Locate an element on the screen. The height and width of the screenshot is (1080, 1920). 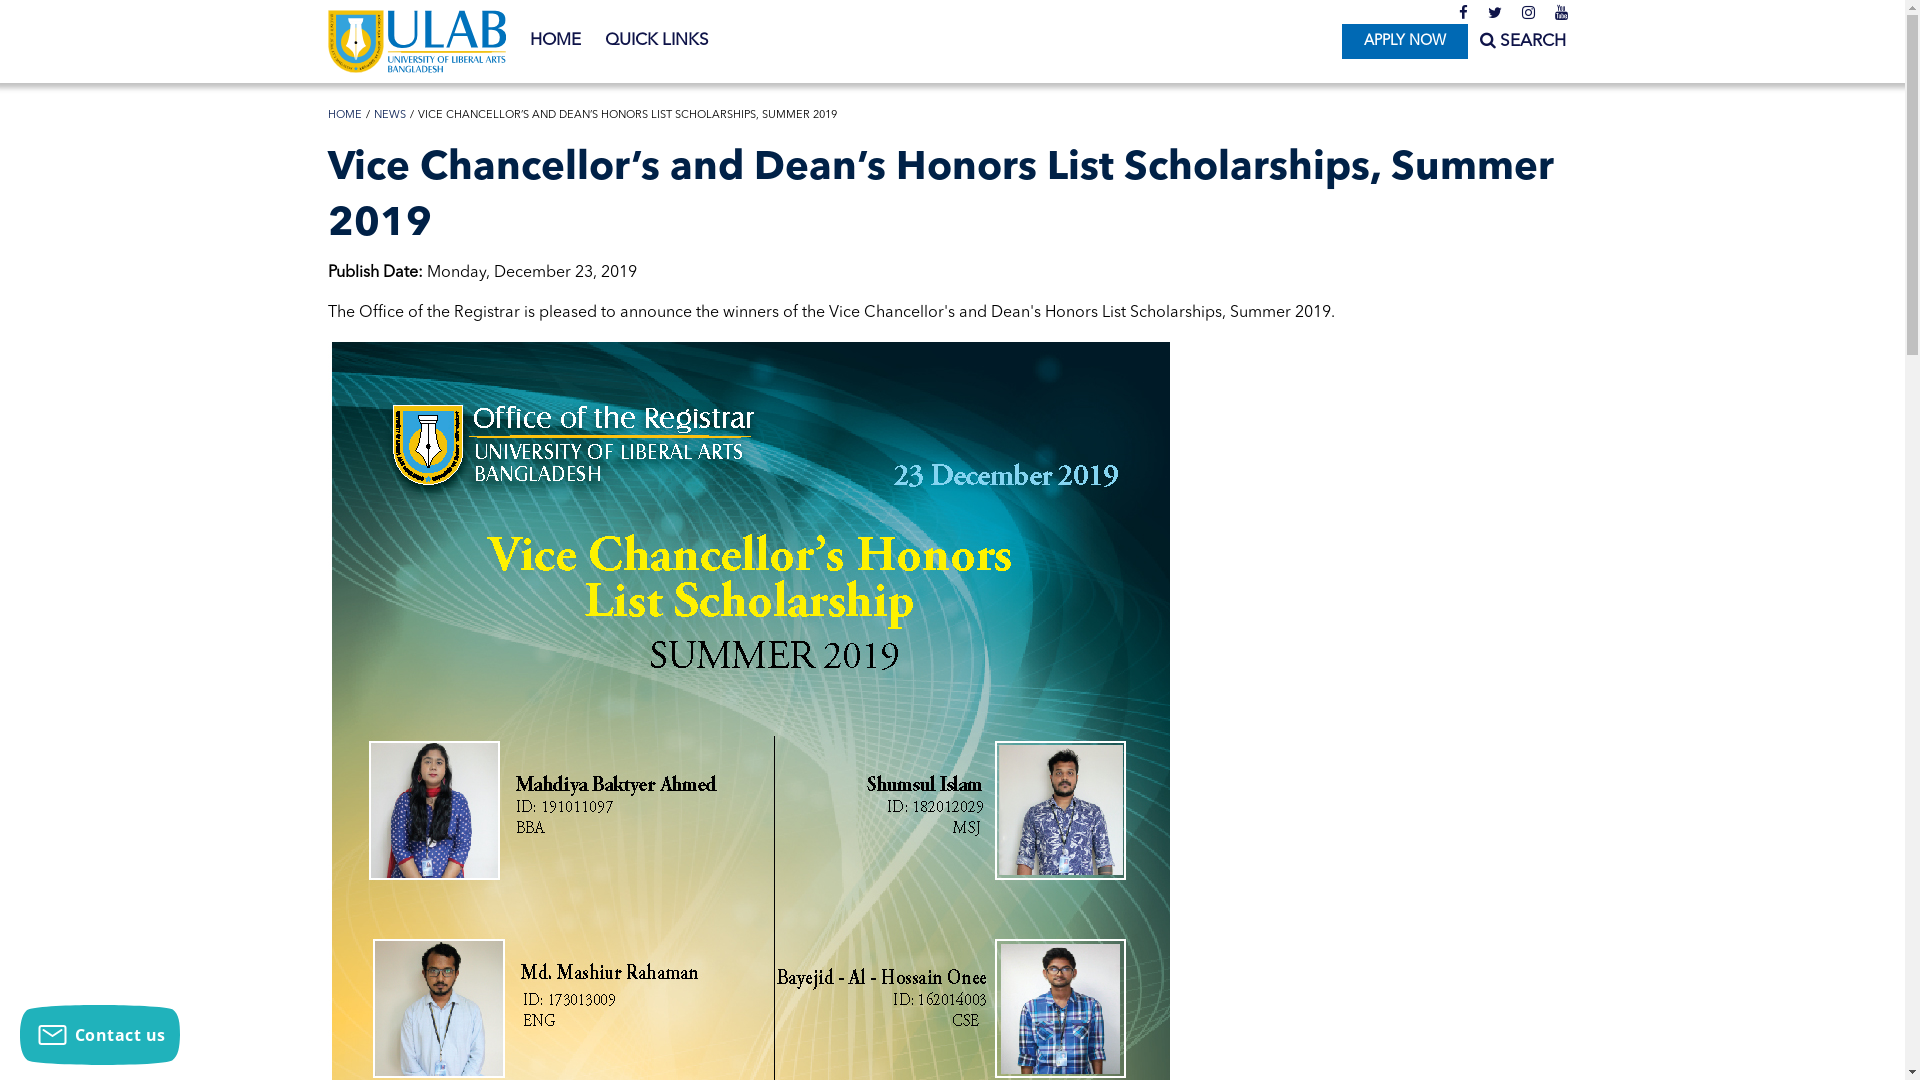
'NEWS' is located at coordinates (389, 115).